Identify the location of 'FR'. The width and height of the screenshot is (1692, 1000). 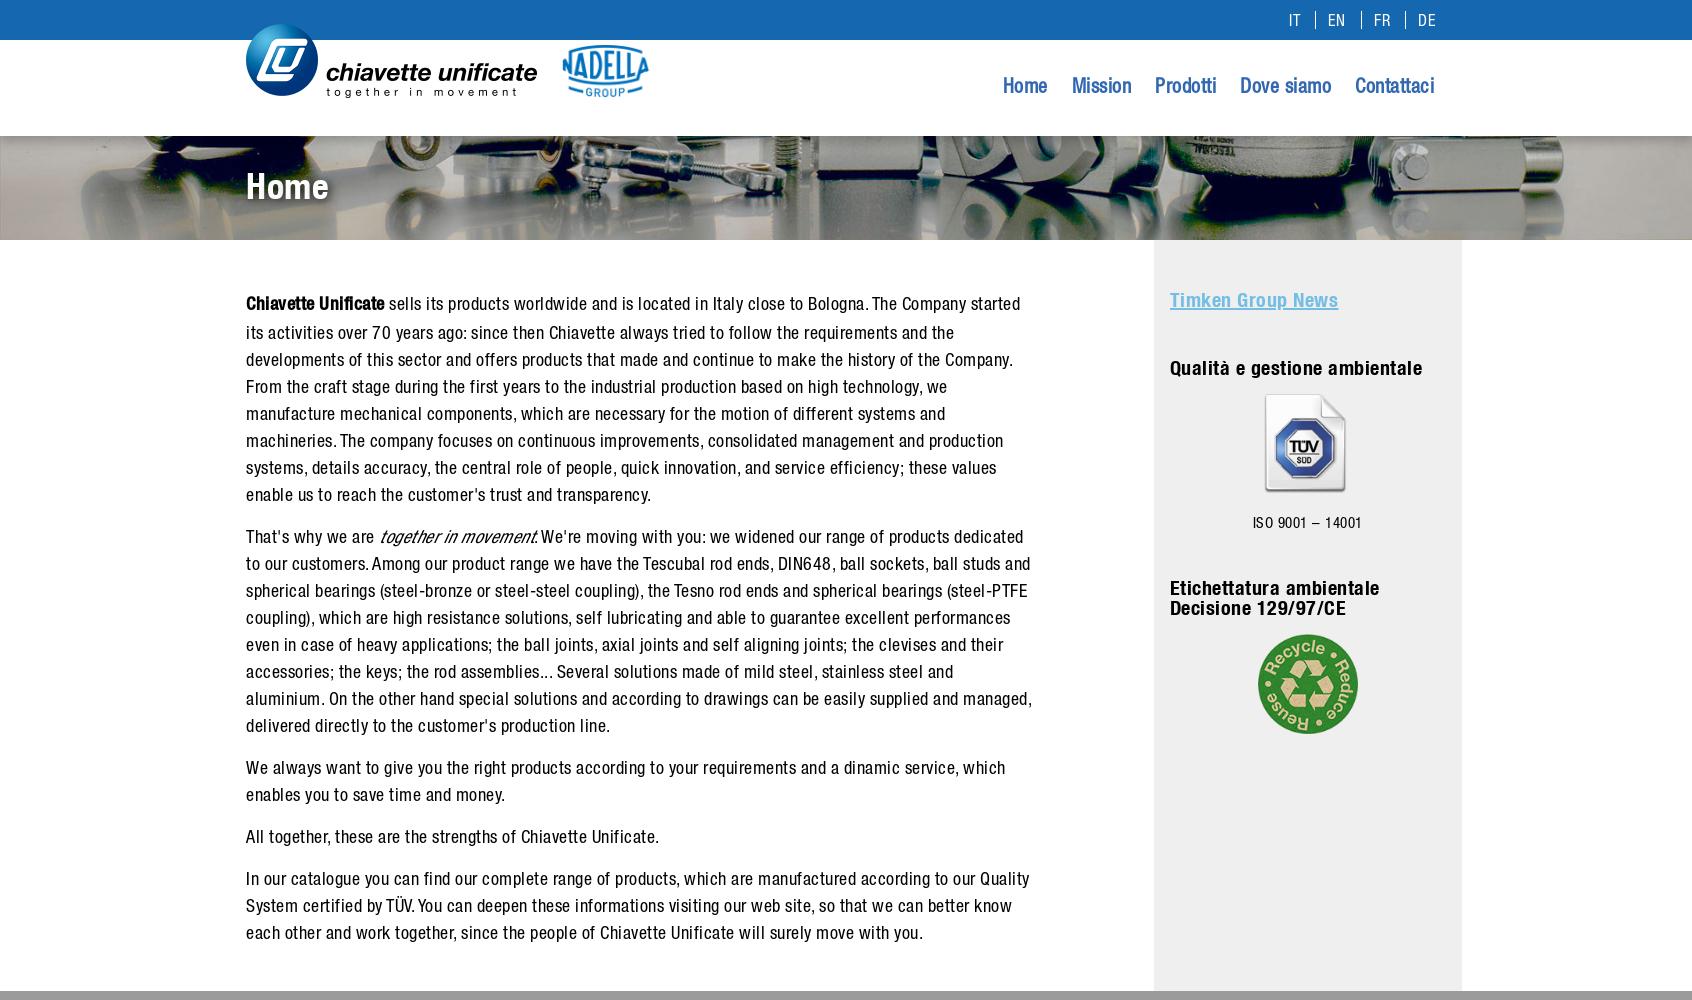
(1381, 20).